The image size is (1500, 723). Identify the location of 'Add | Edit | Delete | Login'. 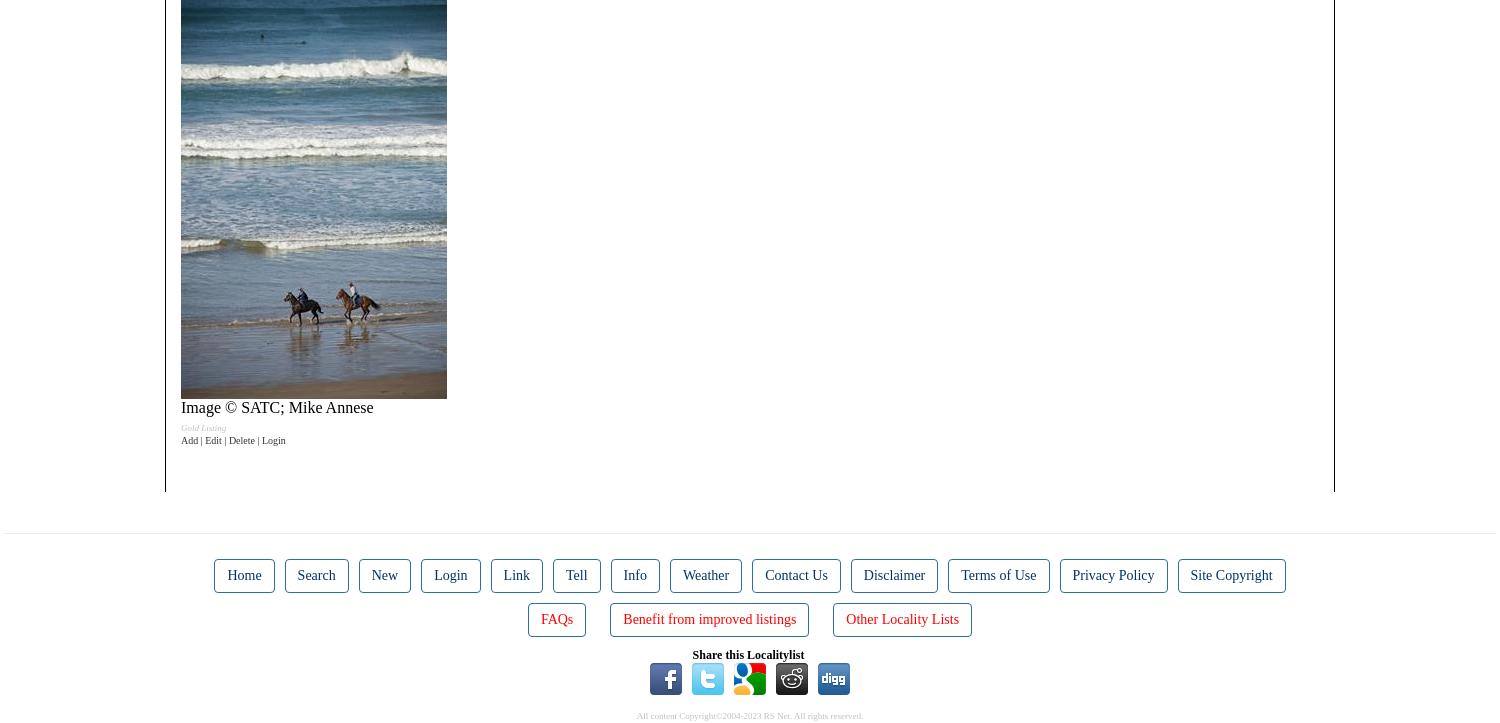
(231, 440).